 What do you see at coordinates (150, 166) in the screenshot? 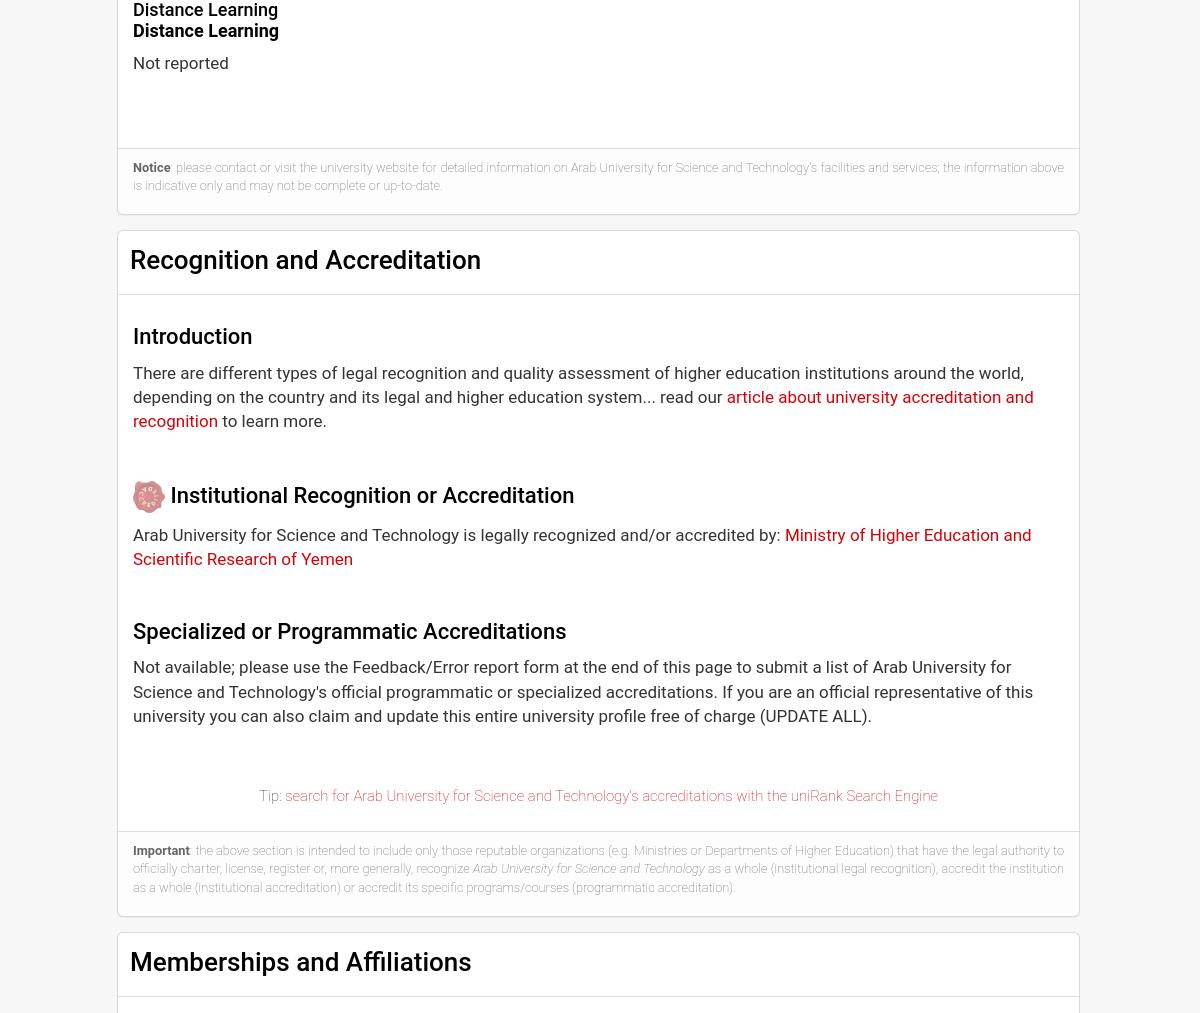
I see `'Notice'` at bounding box center [150, 166].